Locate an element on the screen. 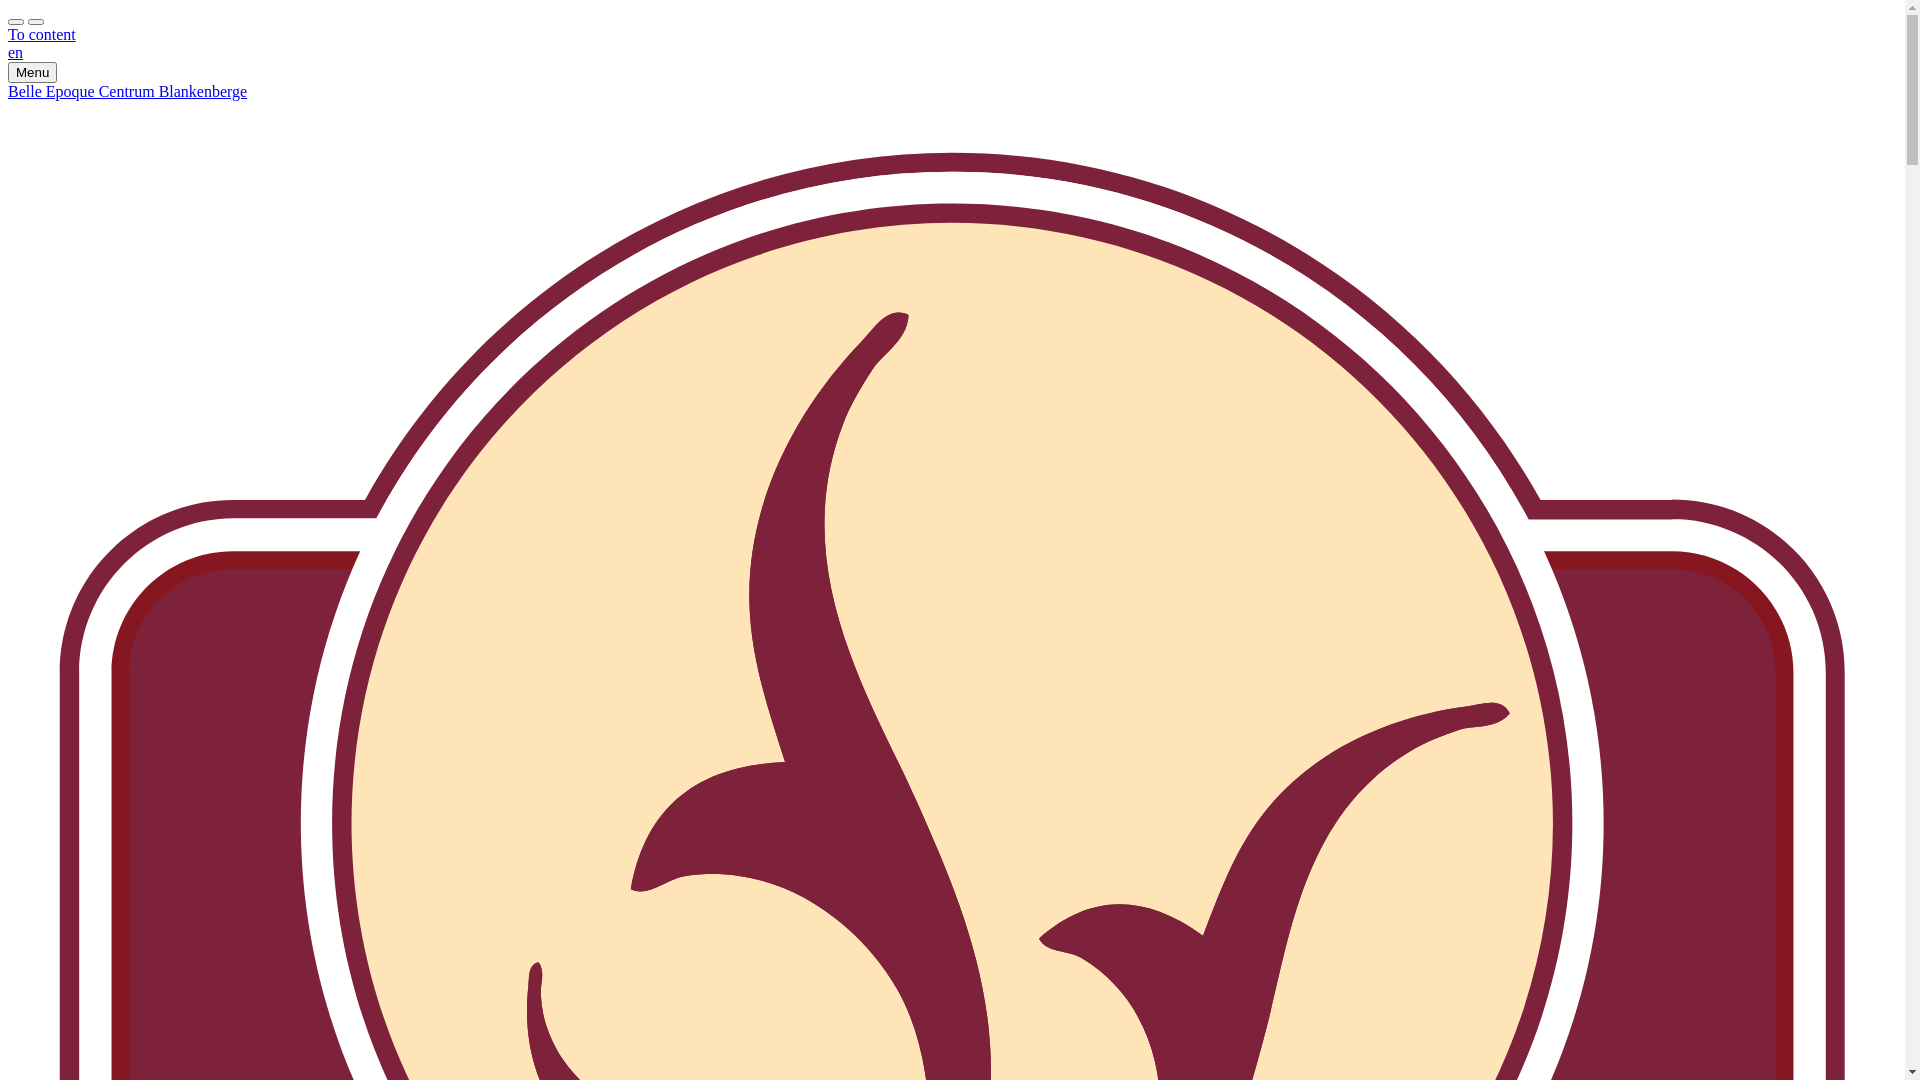  'To content' is located at coordinates (42, 34).